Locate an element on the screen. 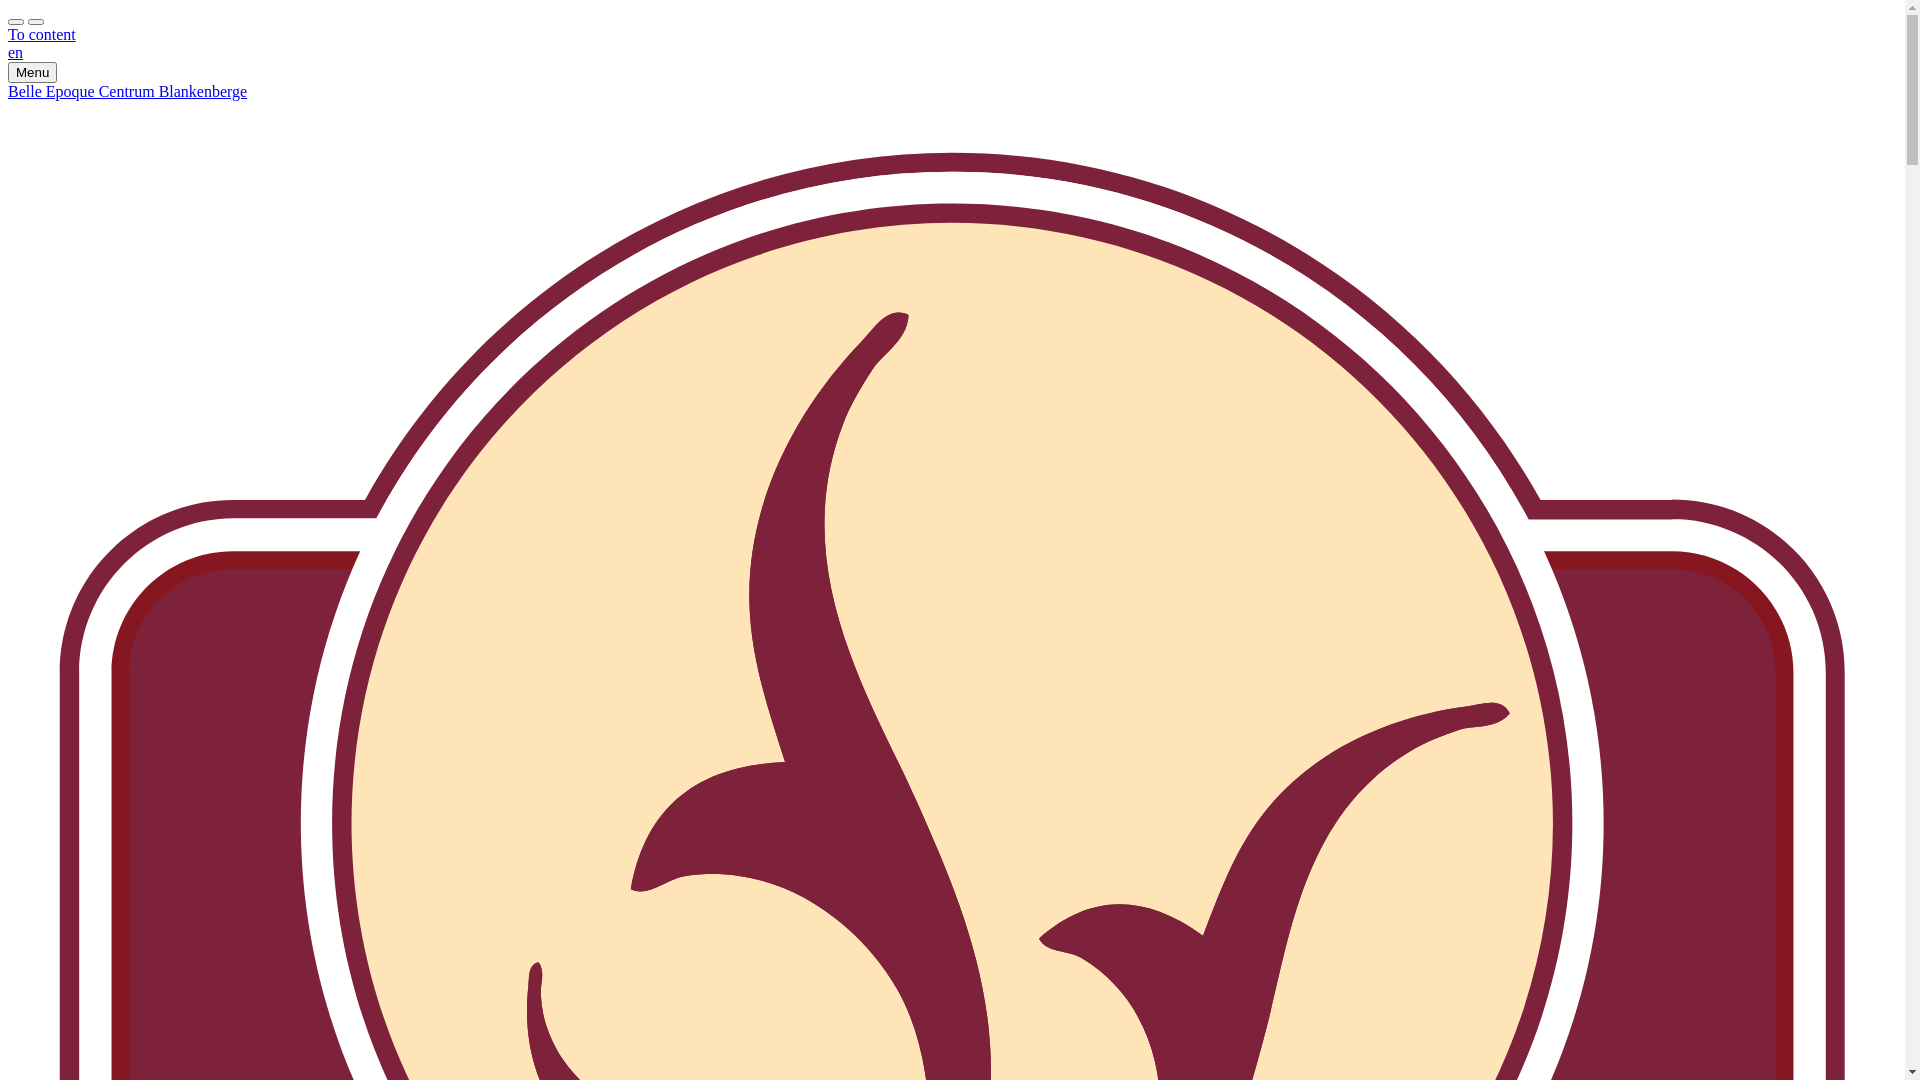  'To content' is located at coordinates (42, 34).